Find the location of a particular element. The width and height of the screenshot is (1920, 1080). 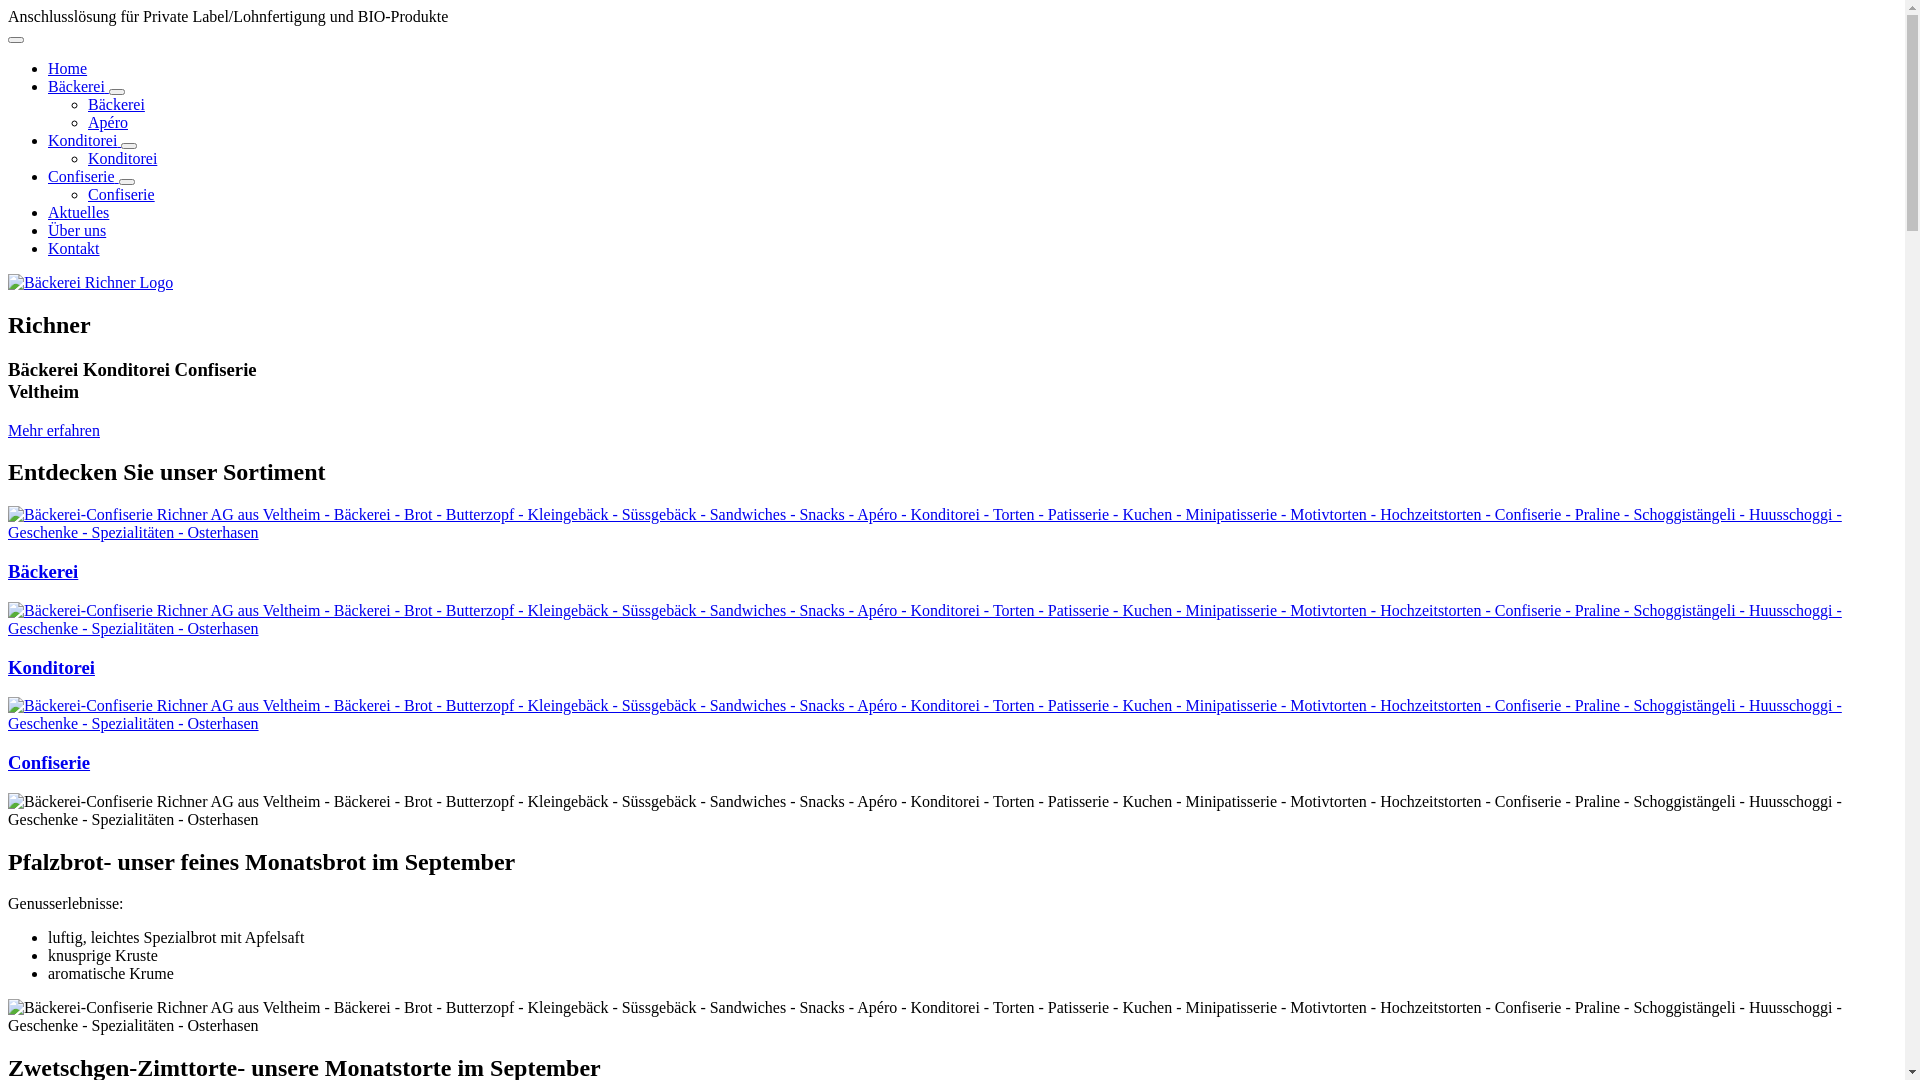

'Konditorei' is located at coordinates (51, 666).